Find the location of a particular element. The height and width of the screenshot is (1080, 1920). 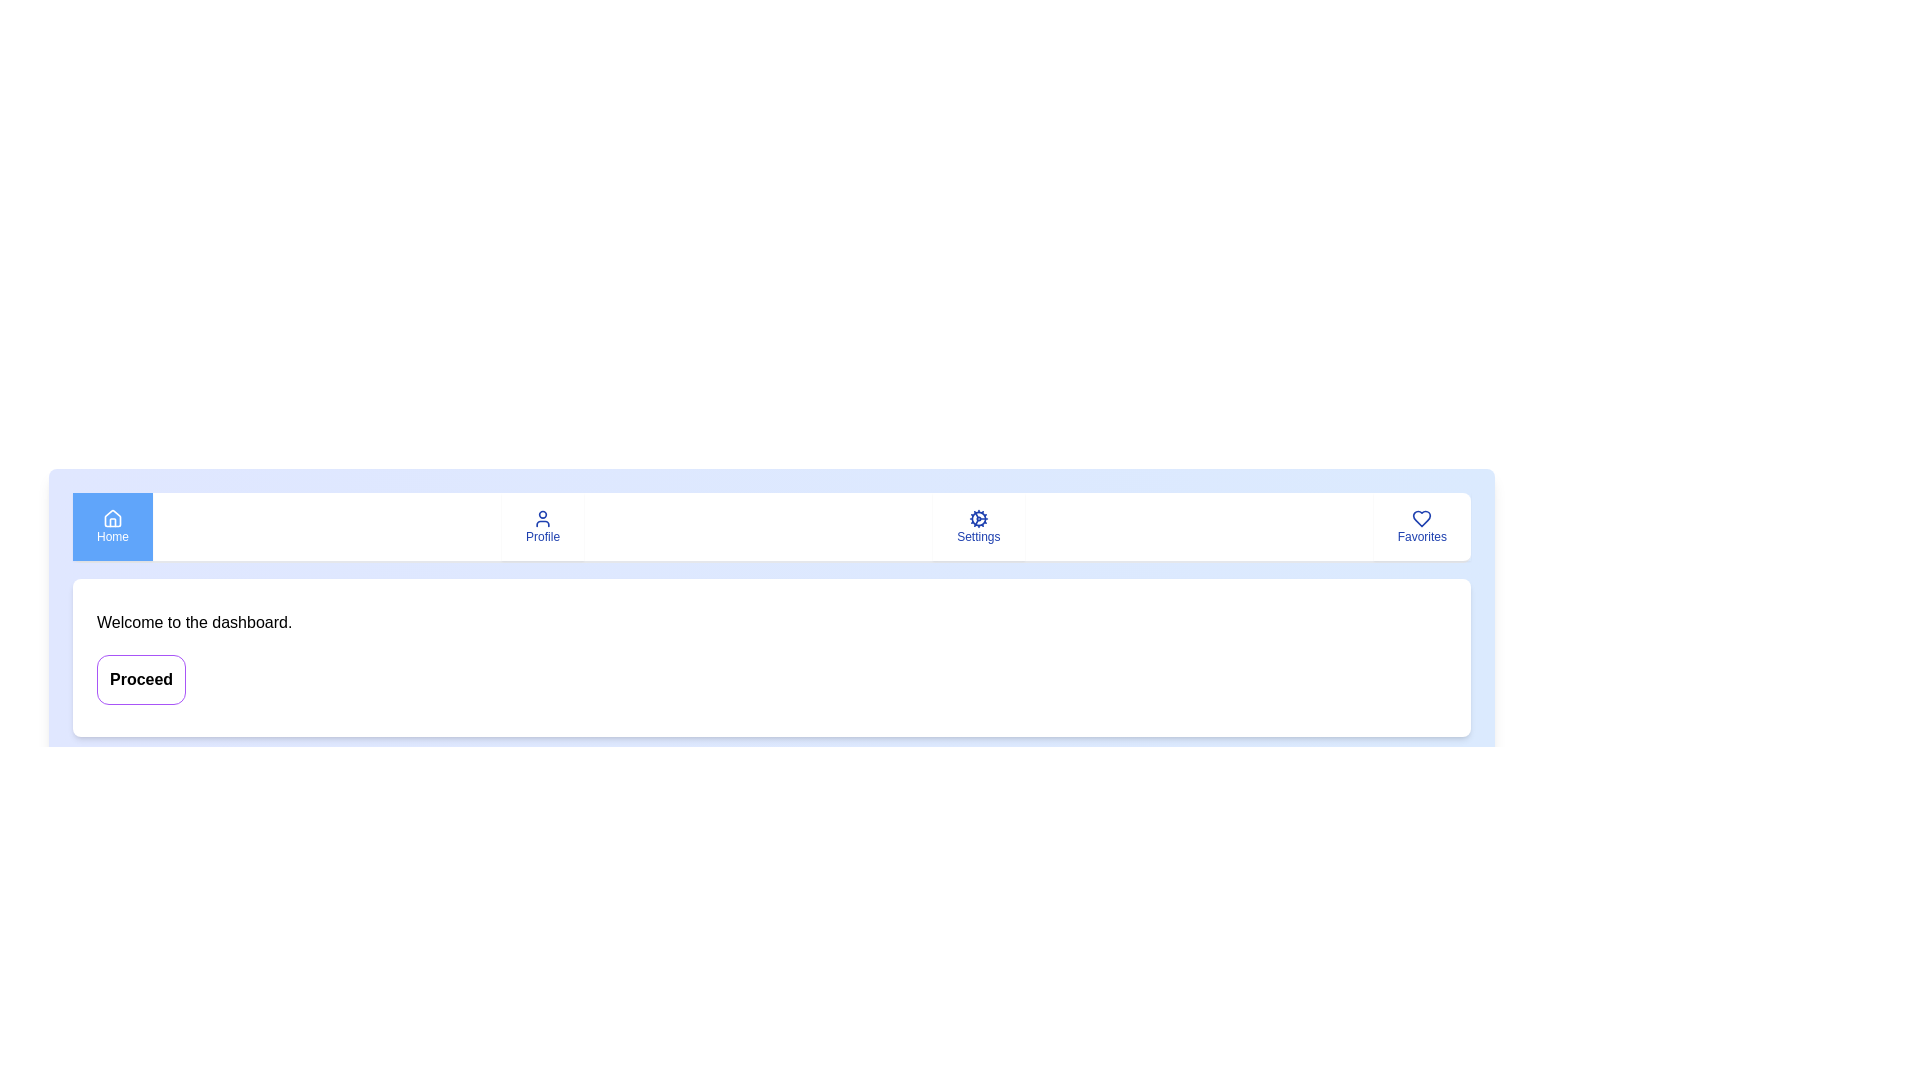

the 'Proceed' button to proceed to the next step is located at coordinates (139, 678).